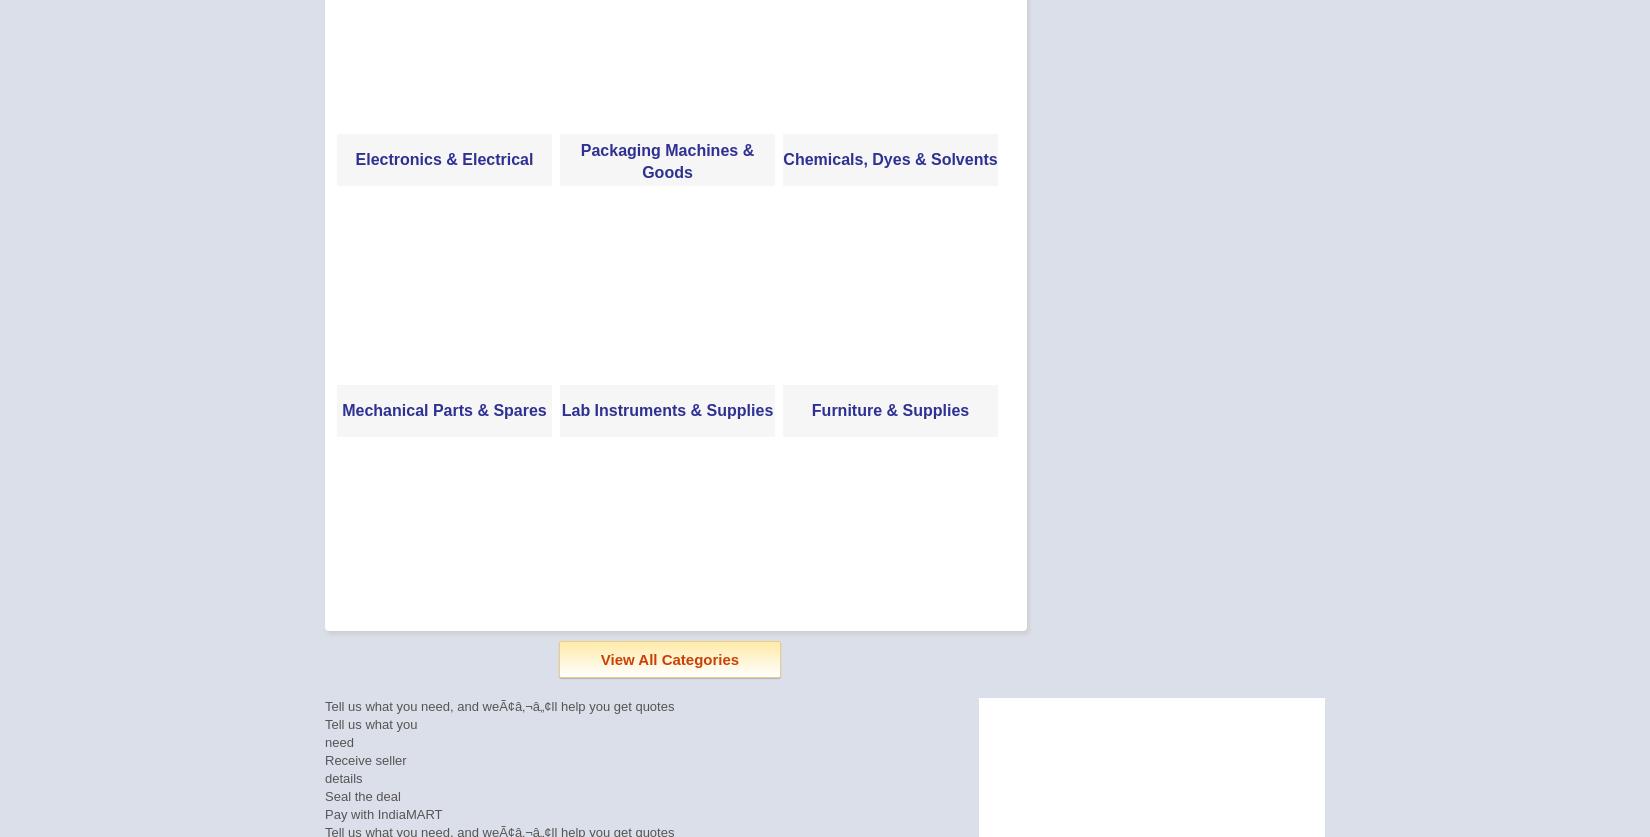 Image resolution: width=1650 pixels, height=837 pixels. I want to click on 'Electronics & Electrical', so click(443, 158).